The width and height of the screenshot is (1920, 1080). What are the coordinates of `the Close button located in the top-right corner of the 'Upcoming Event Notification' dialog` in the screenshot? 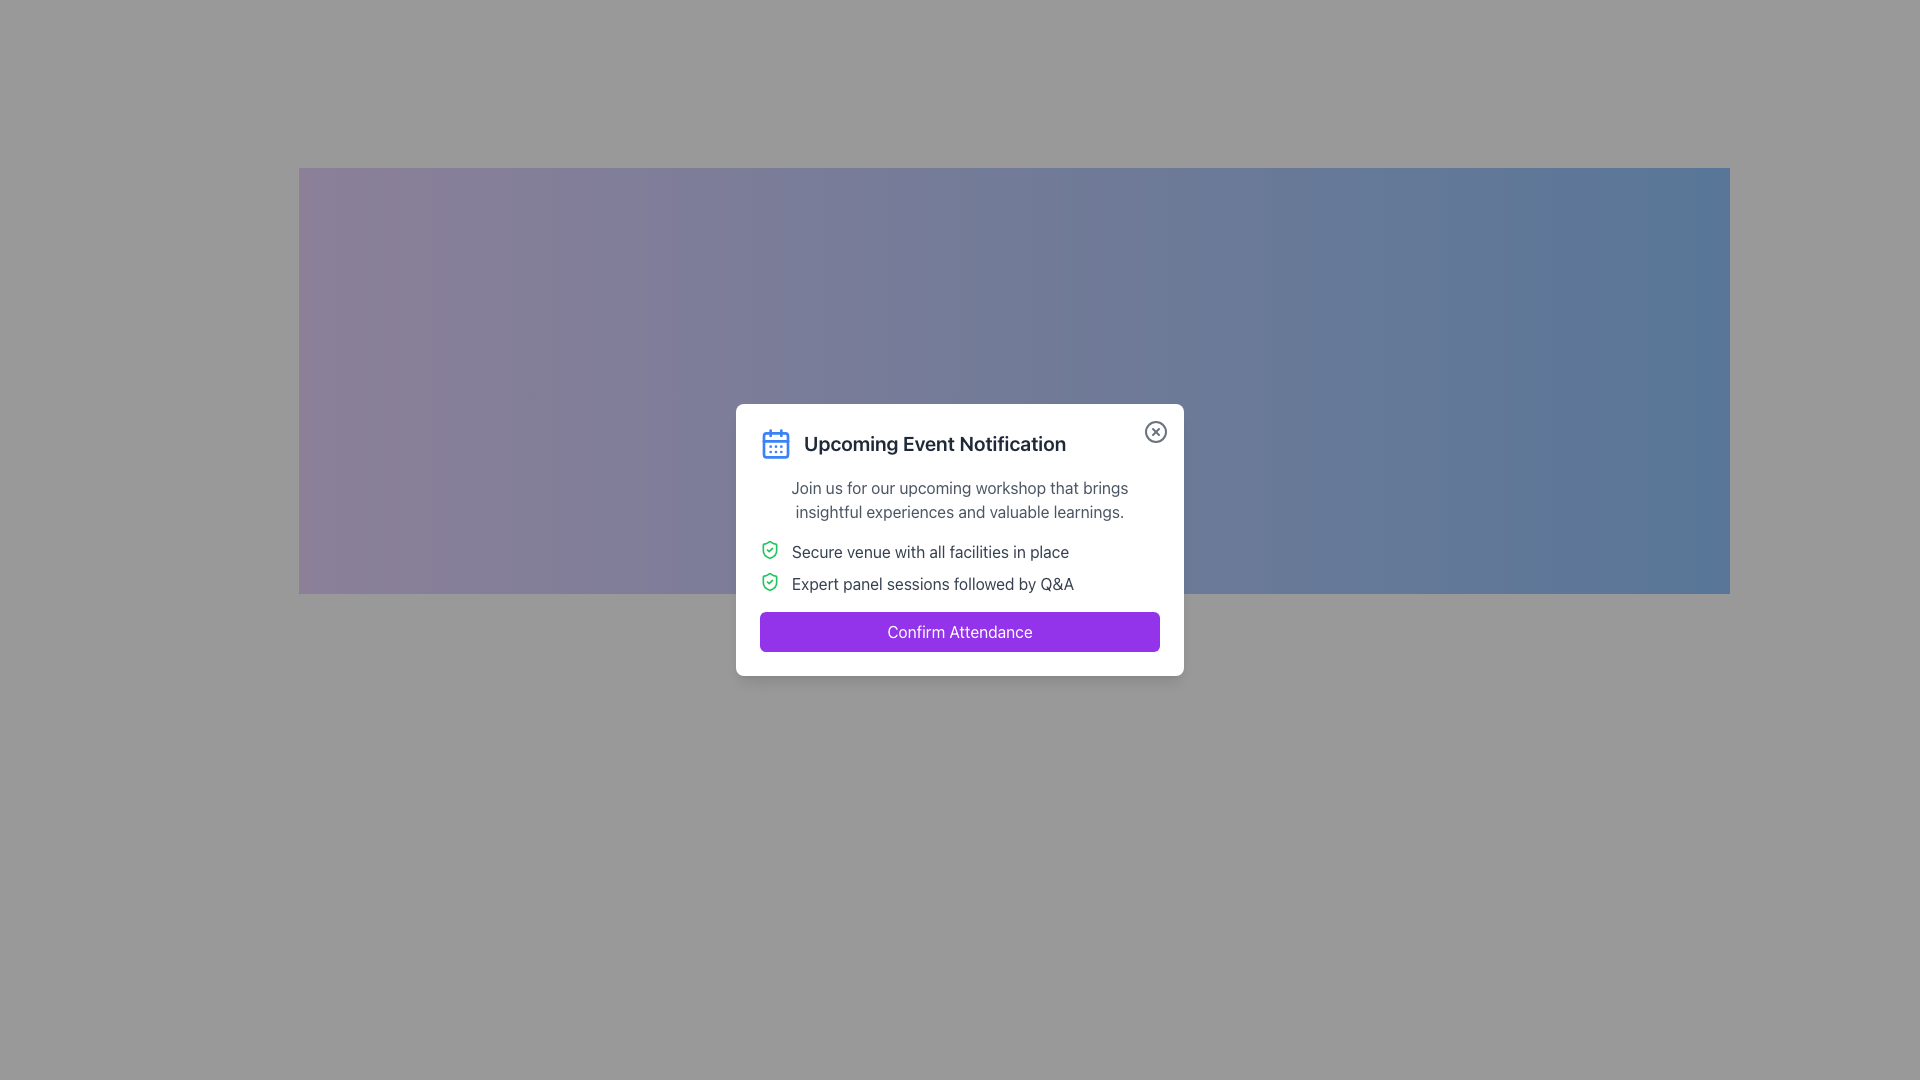 It's located at (1156, 431).